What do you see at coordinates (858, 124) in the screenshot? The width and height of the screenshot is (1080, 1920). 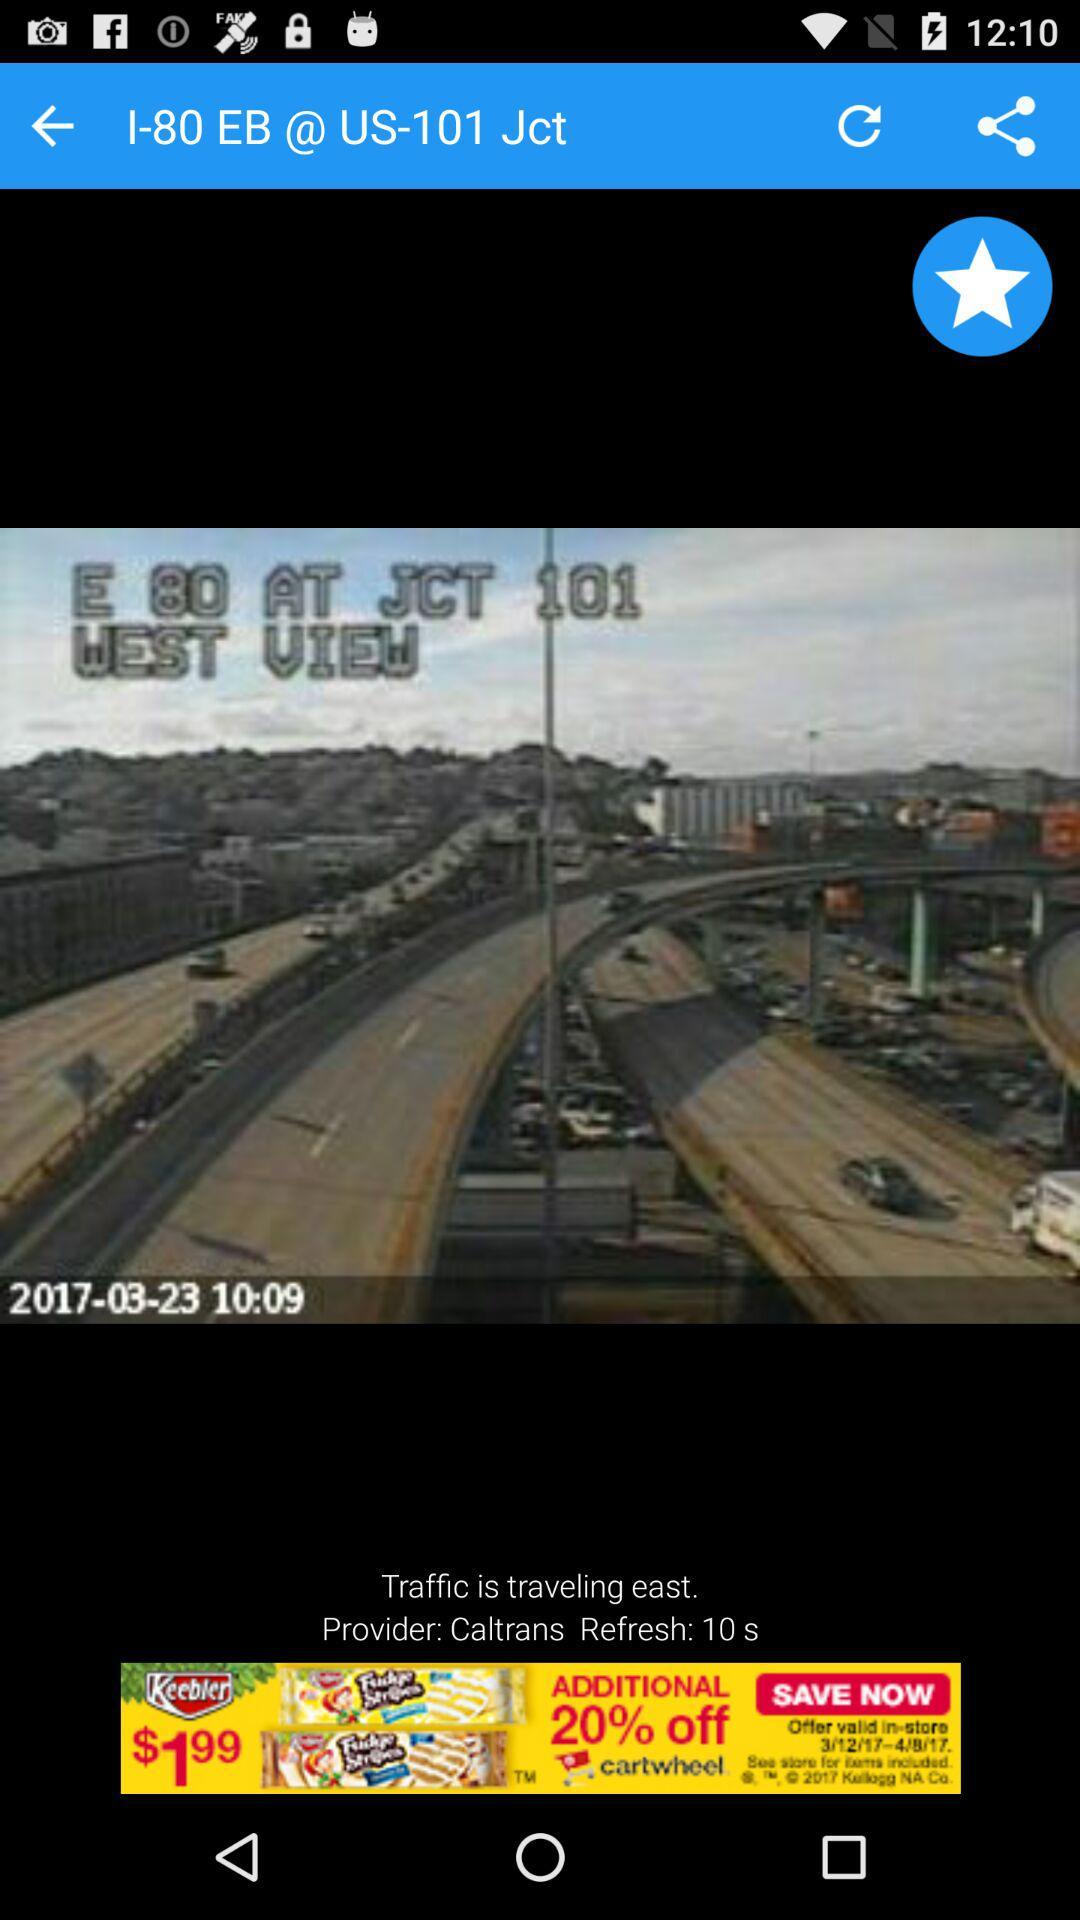 I see `reload the page` at bounding box center [858, 124].